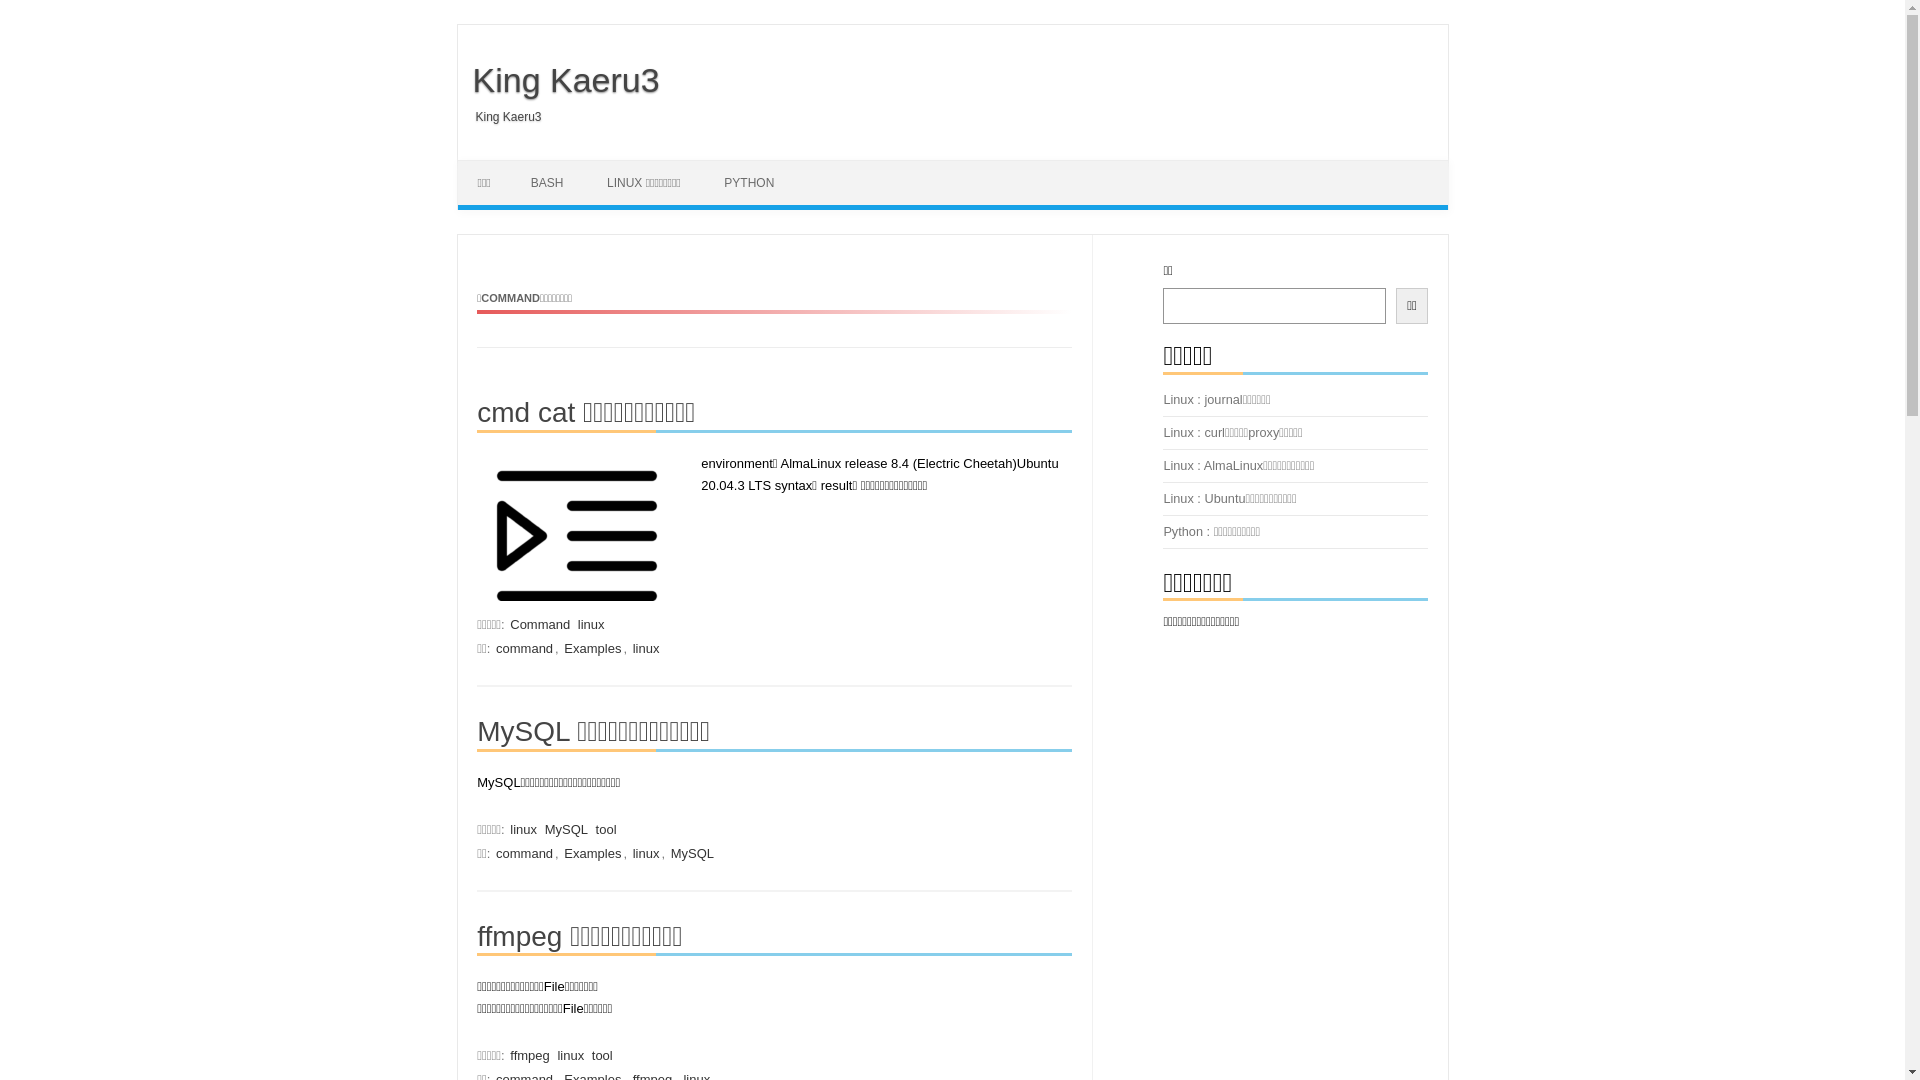 This screenshot has width=1920, height=1080. Describe the element at coordinates (605, 829) in the screenshot. I see `'tool'` at that location.